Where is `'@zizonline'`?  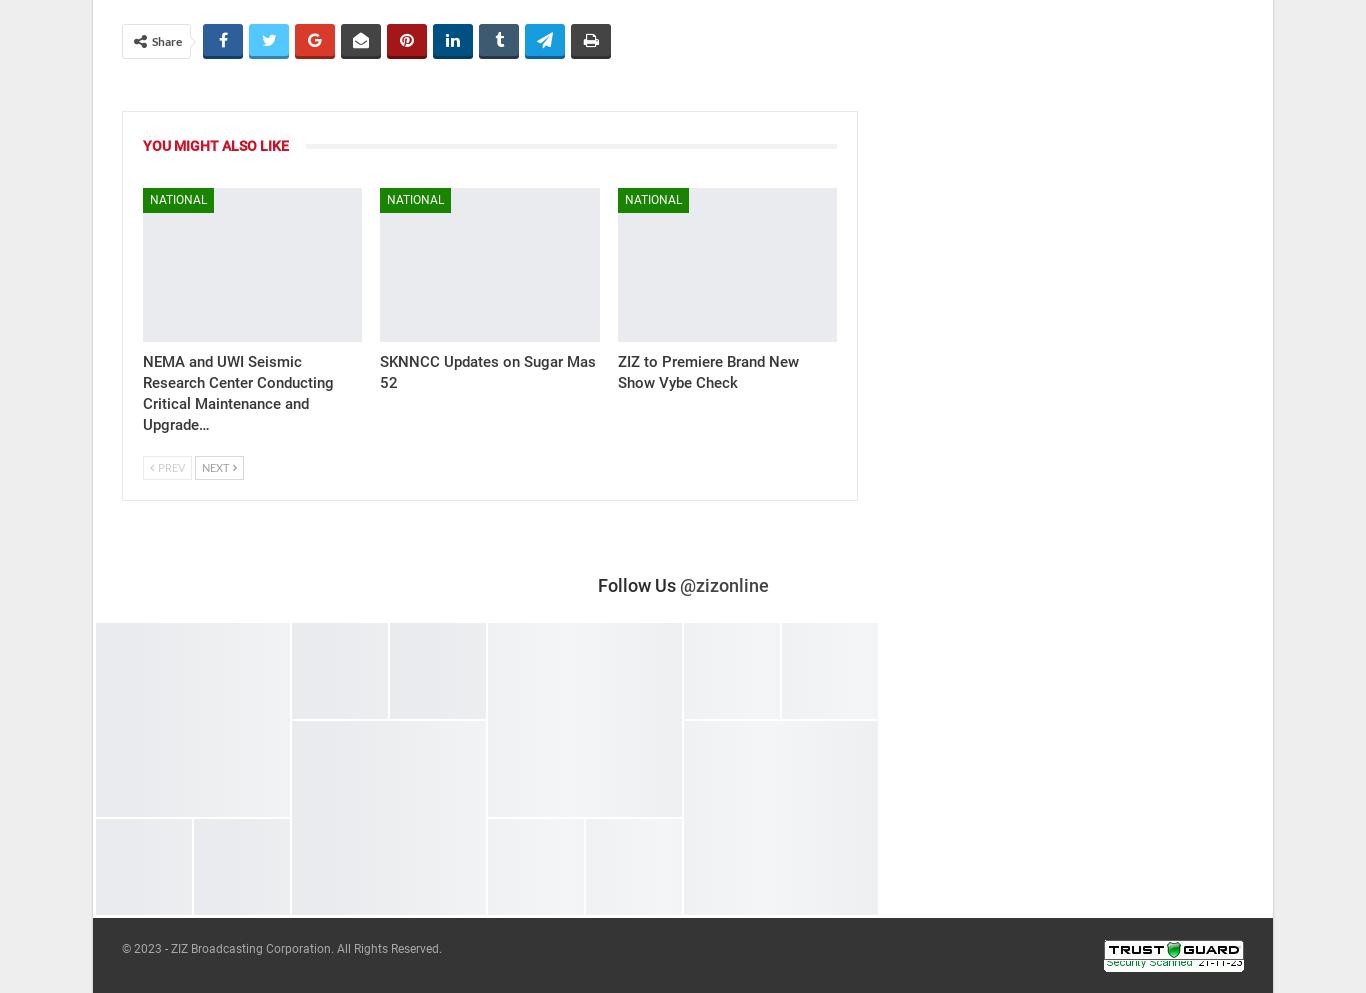
'@zizonline' is located at coordinates (723, 584).